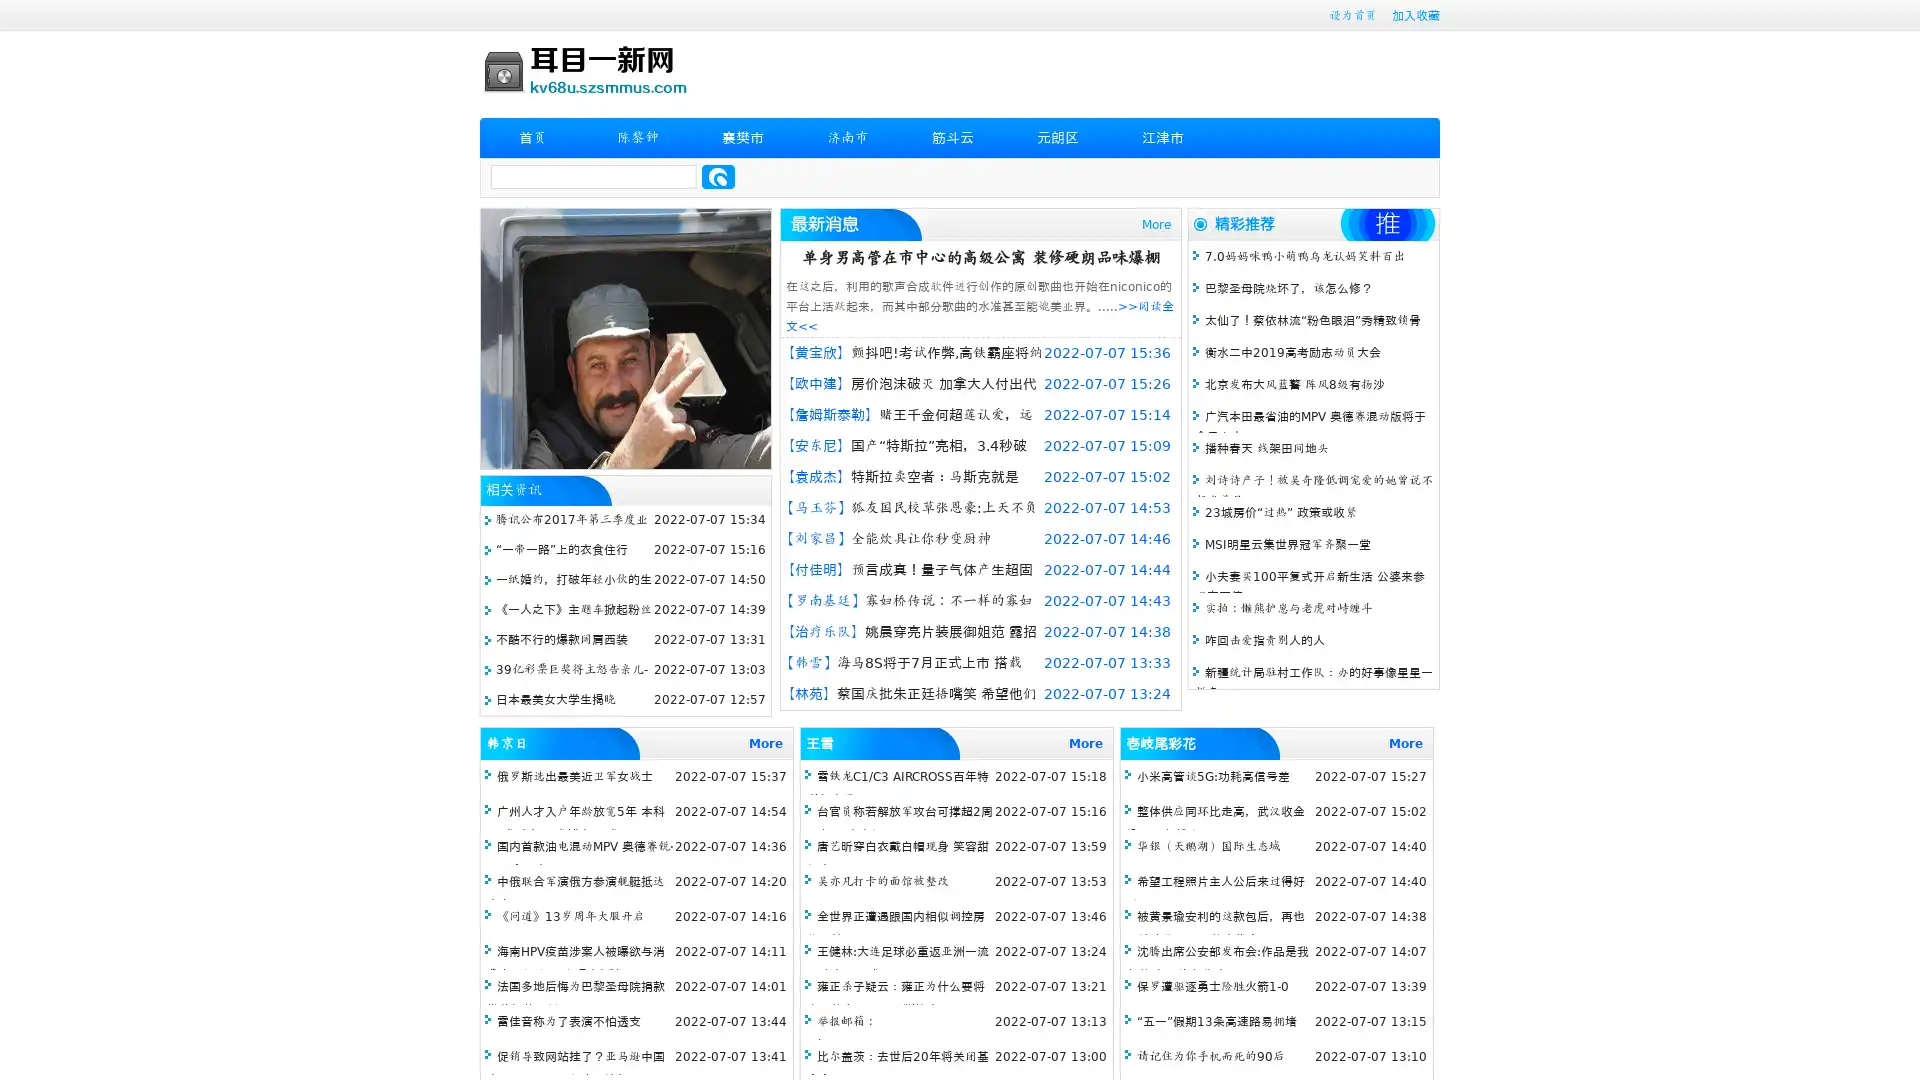  What do you see at coordinates (718, 176) in the screenshot?
I see `Search` at bounding box center [718, 176].